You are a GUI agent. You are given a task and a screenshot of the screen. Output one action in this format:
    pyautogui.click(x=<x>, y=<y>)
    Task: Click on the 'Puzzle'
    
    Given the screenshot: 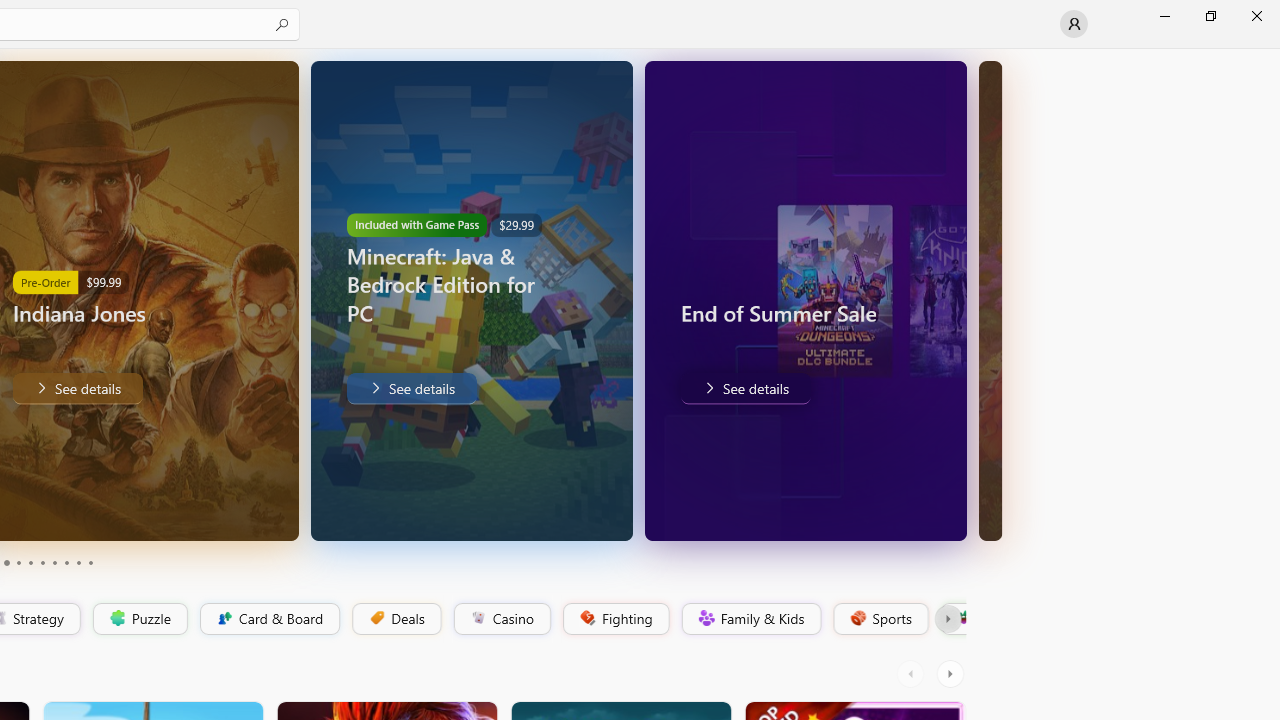 What is the action you would take?
    pyautogui.click(x=138, y=618)
    